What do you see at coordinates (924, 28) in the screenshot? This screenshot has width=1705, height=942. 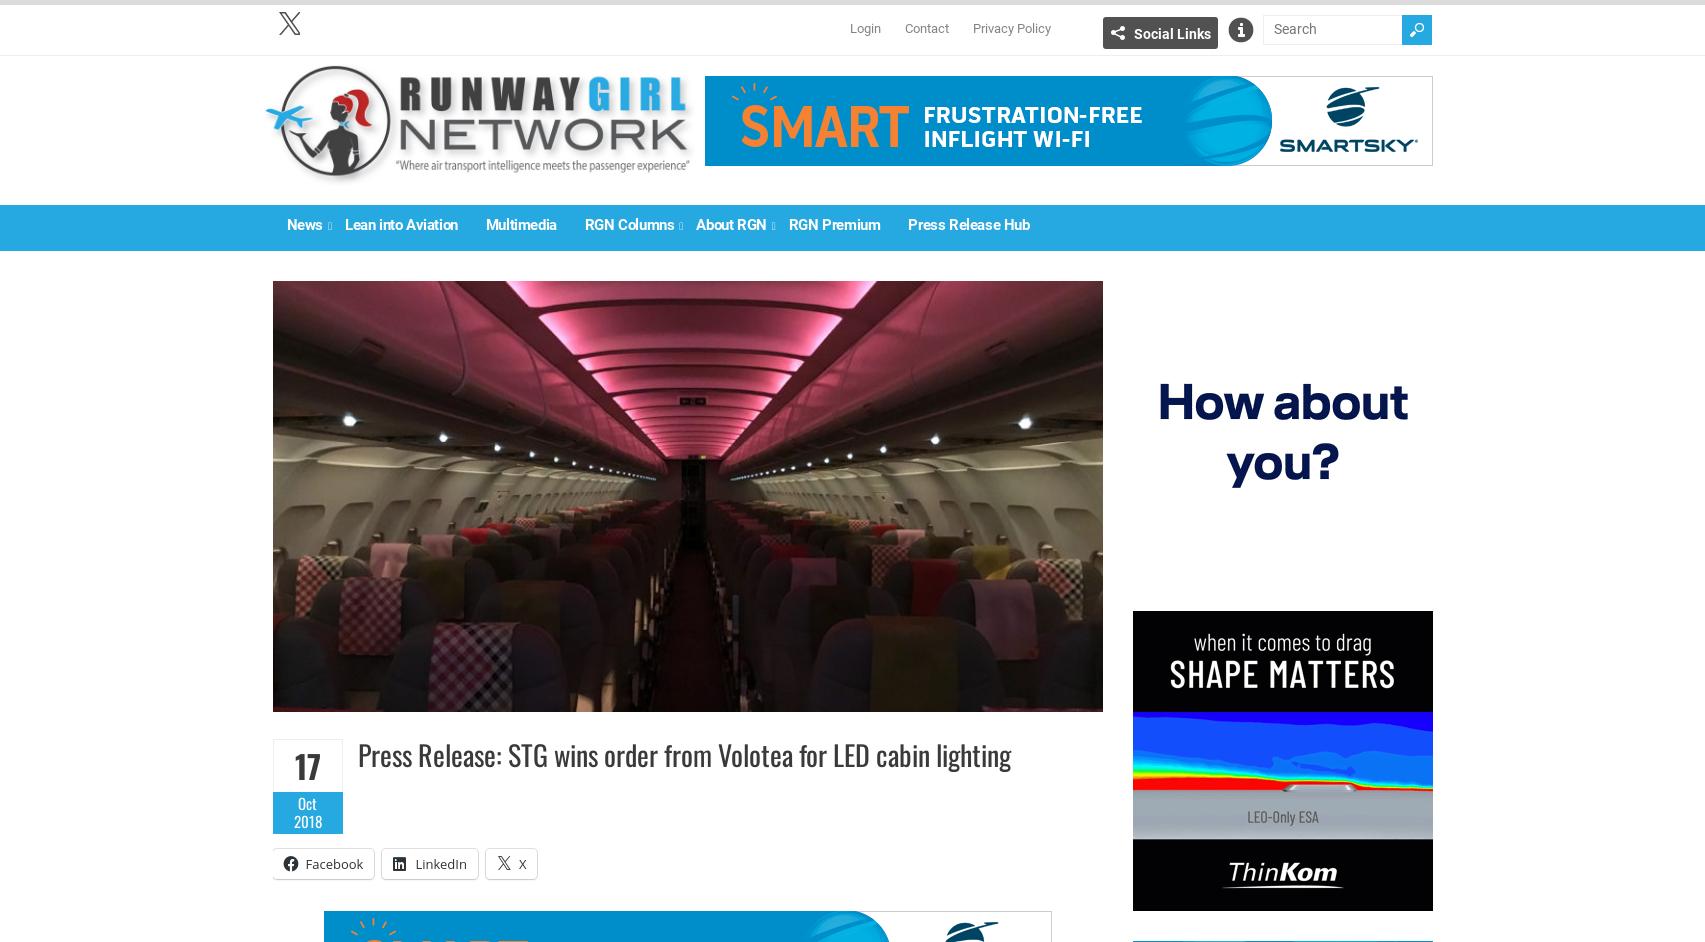 I see `'Contact'` at bounding box center [924, 28].